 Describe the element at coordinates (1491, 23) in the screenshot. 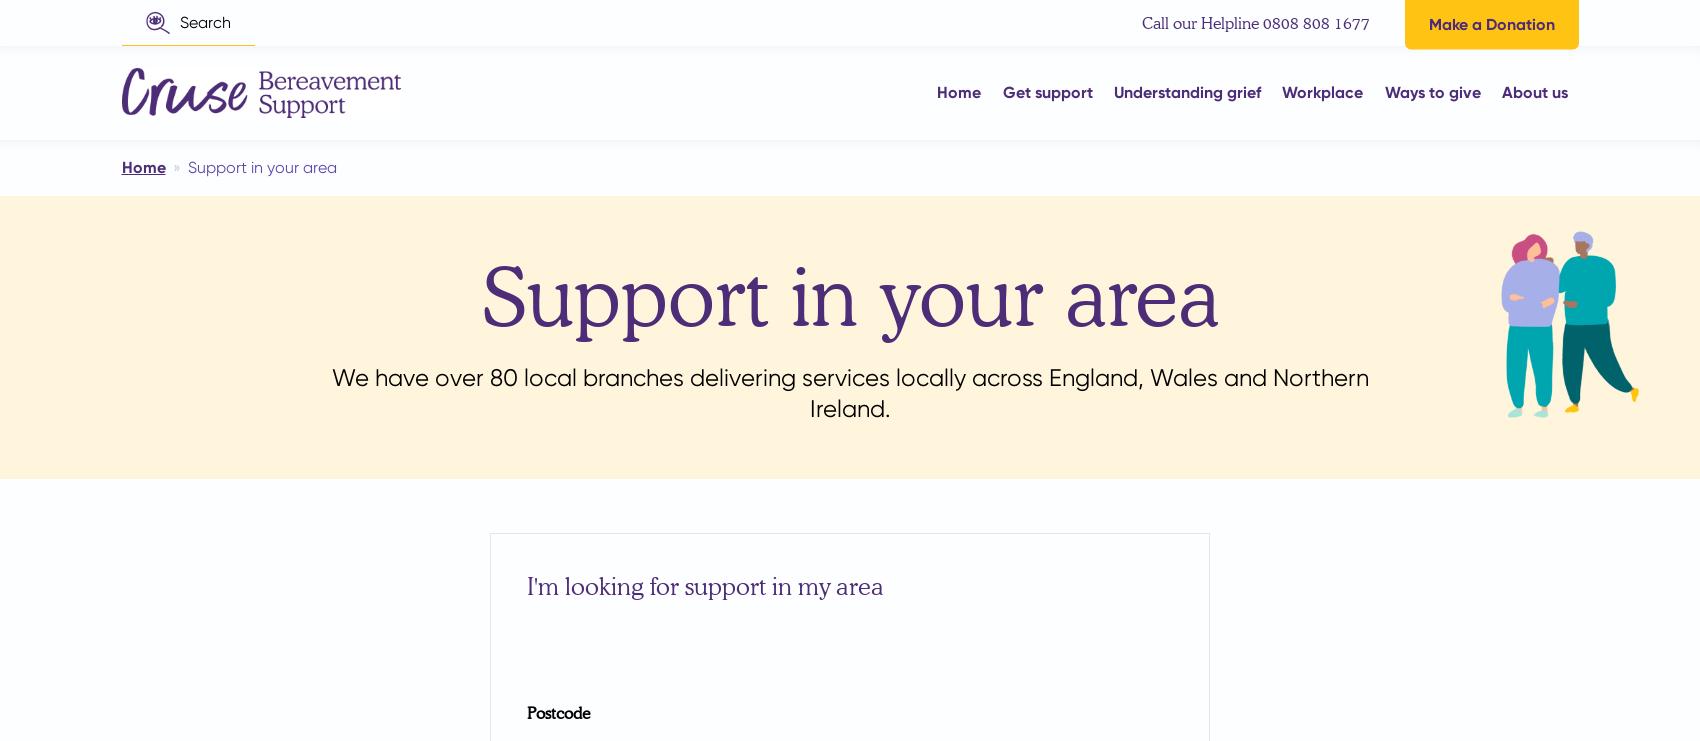

I see `'Make a Donation'` at that location.